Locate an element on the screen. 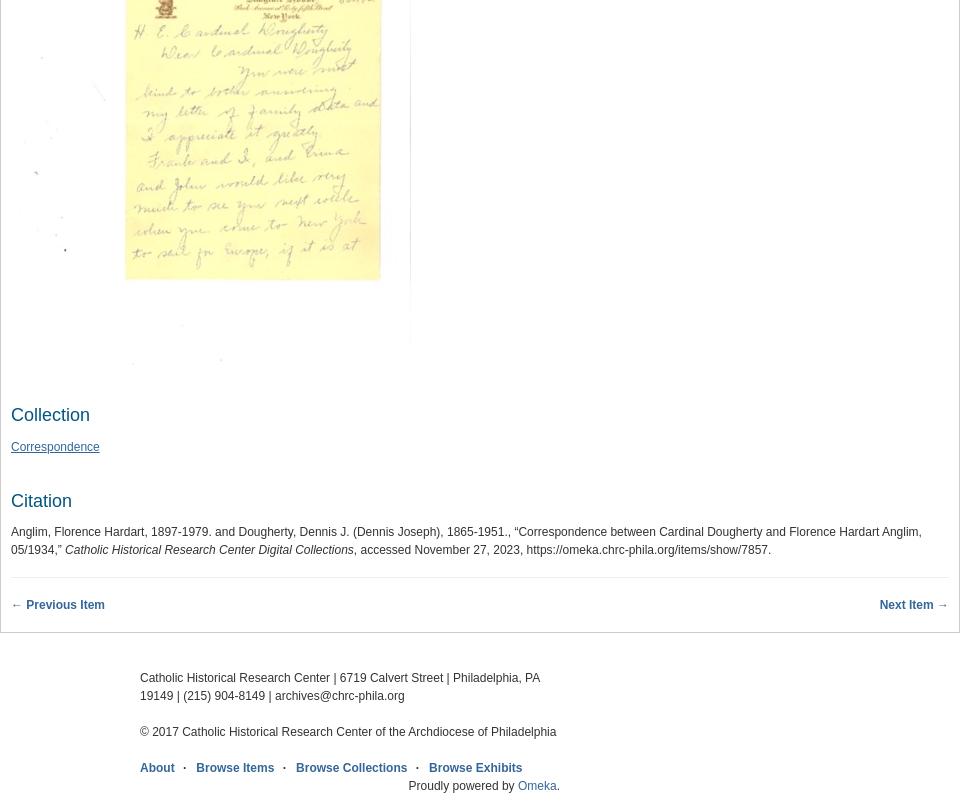 The image size is (960, 812). 'Proudly powered by' is located at coordinates (462, 786).